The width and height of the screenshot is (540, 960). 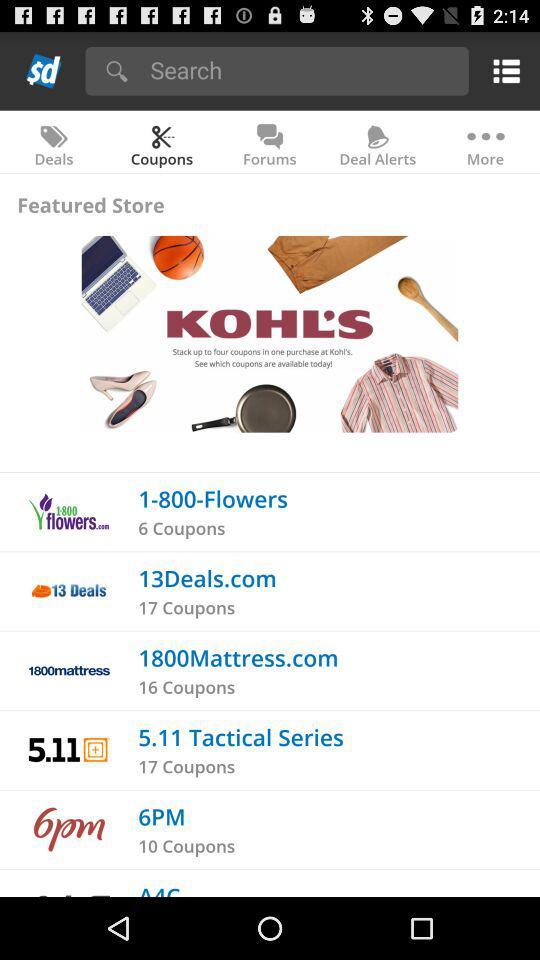 I want to click on app above the 17 coupons, so click(x=206, y=578).